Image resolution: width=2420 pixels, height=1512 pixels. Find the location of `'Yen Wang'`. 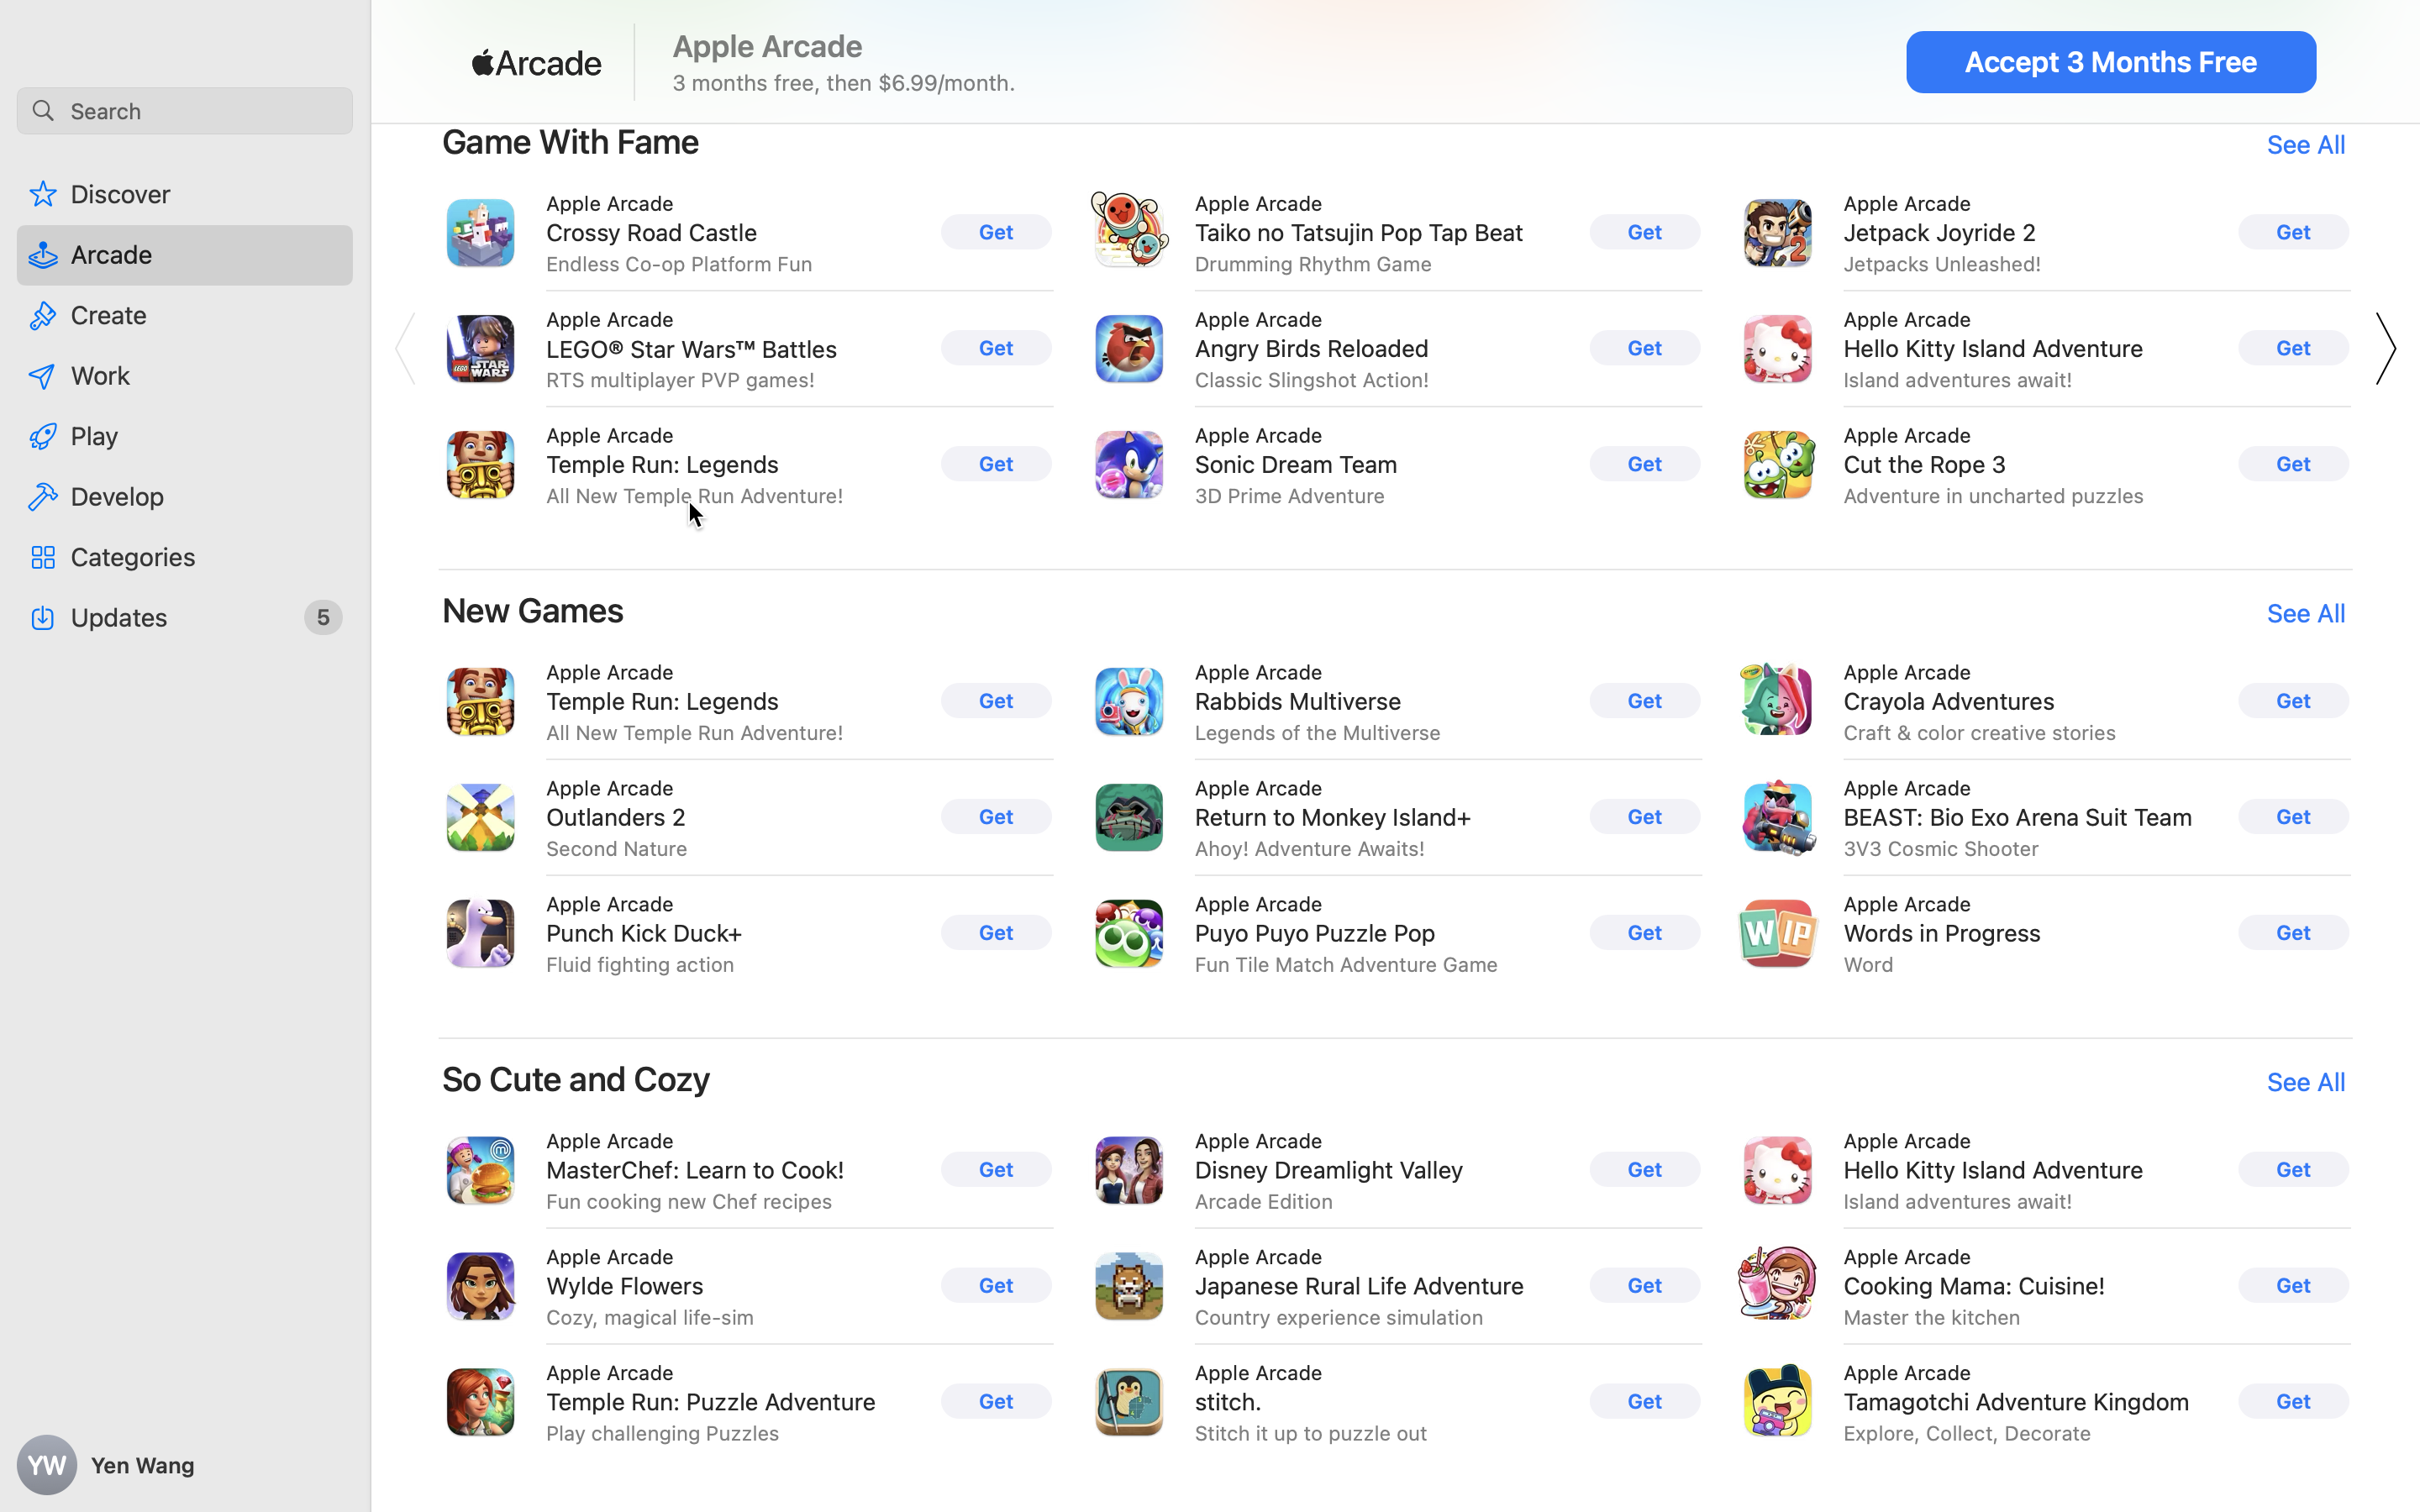

'Yen Wang' is located at coordinates (185, 1465).